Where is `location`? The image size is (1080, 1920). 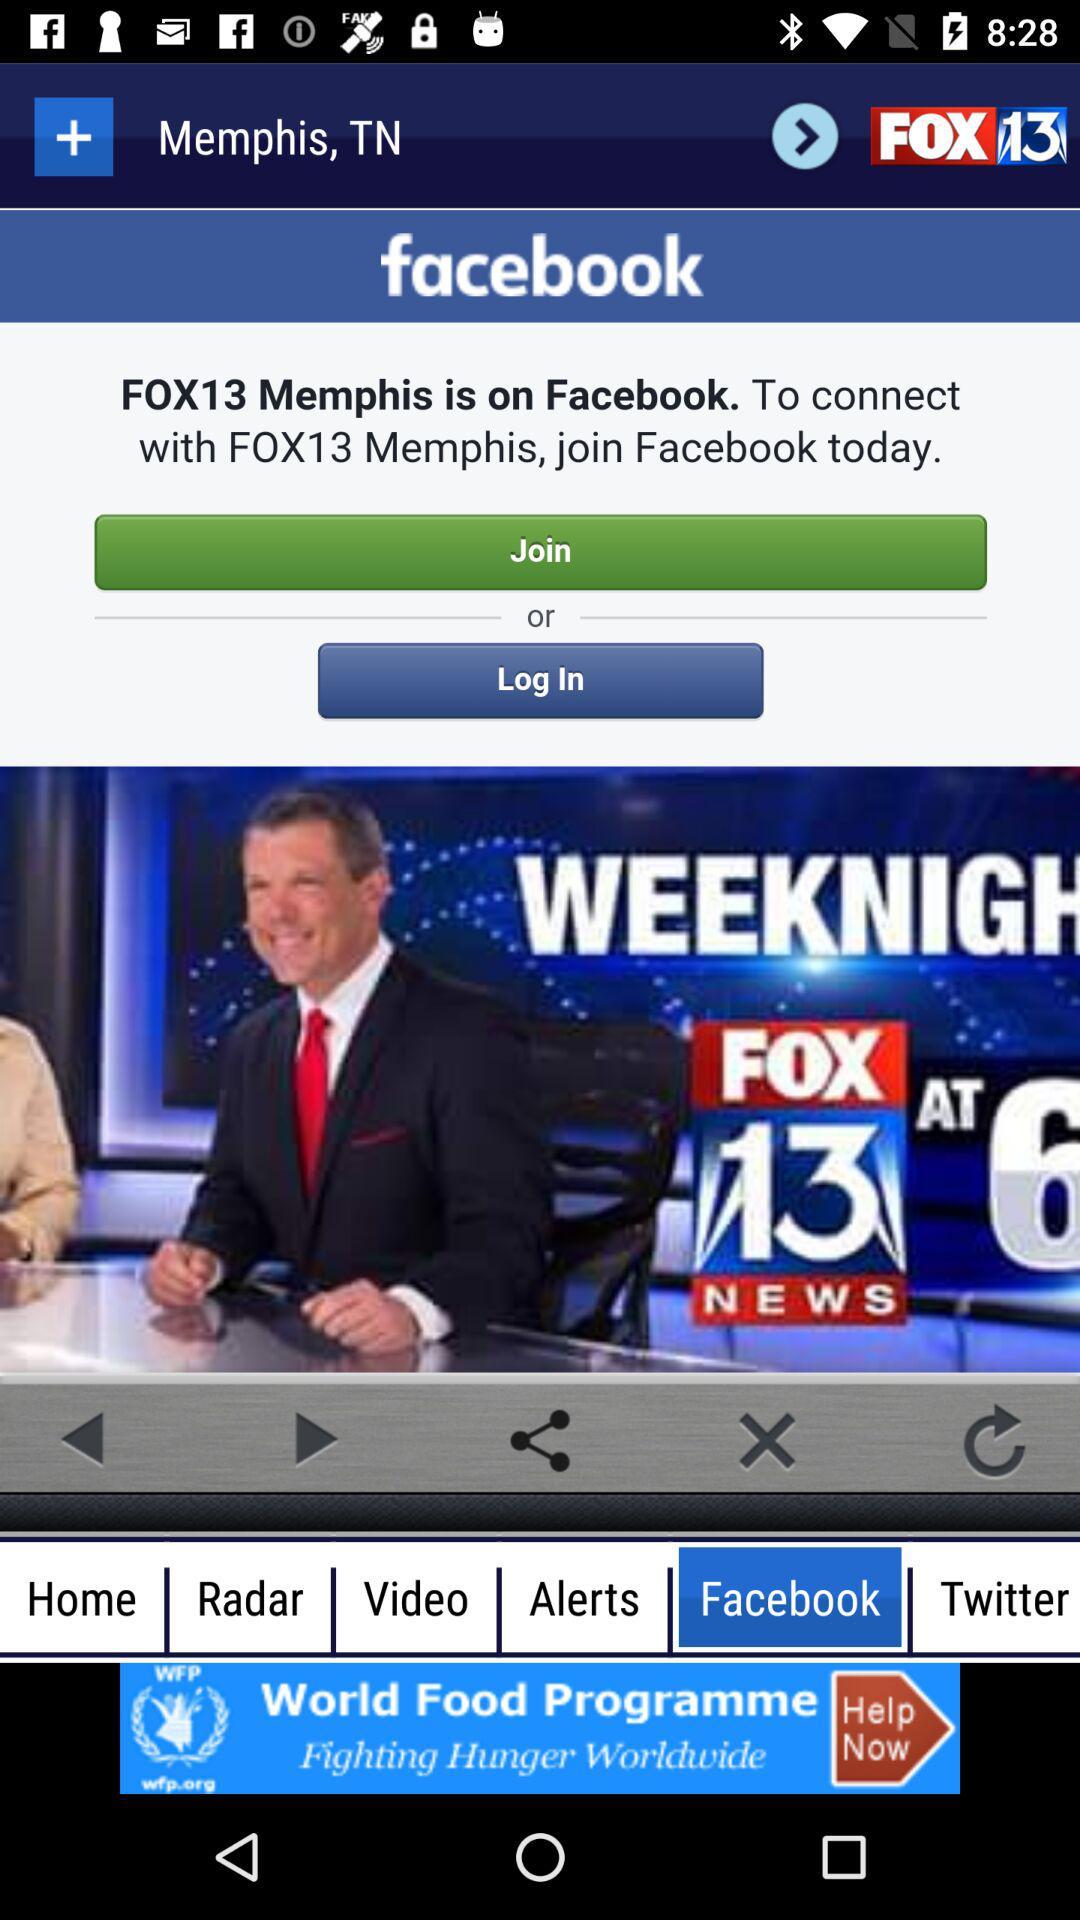
location is located at coordinates (72, 135).